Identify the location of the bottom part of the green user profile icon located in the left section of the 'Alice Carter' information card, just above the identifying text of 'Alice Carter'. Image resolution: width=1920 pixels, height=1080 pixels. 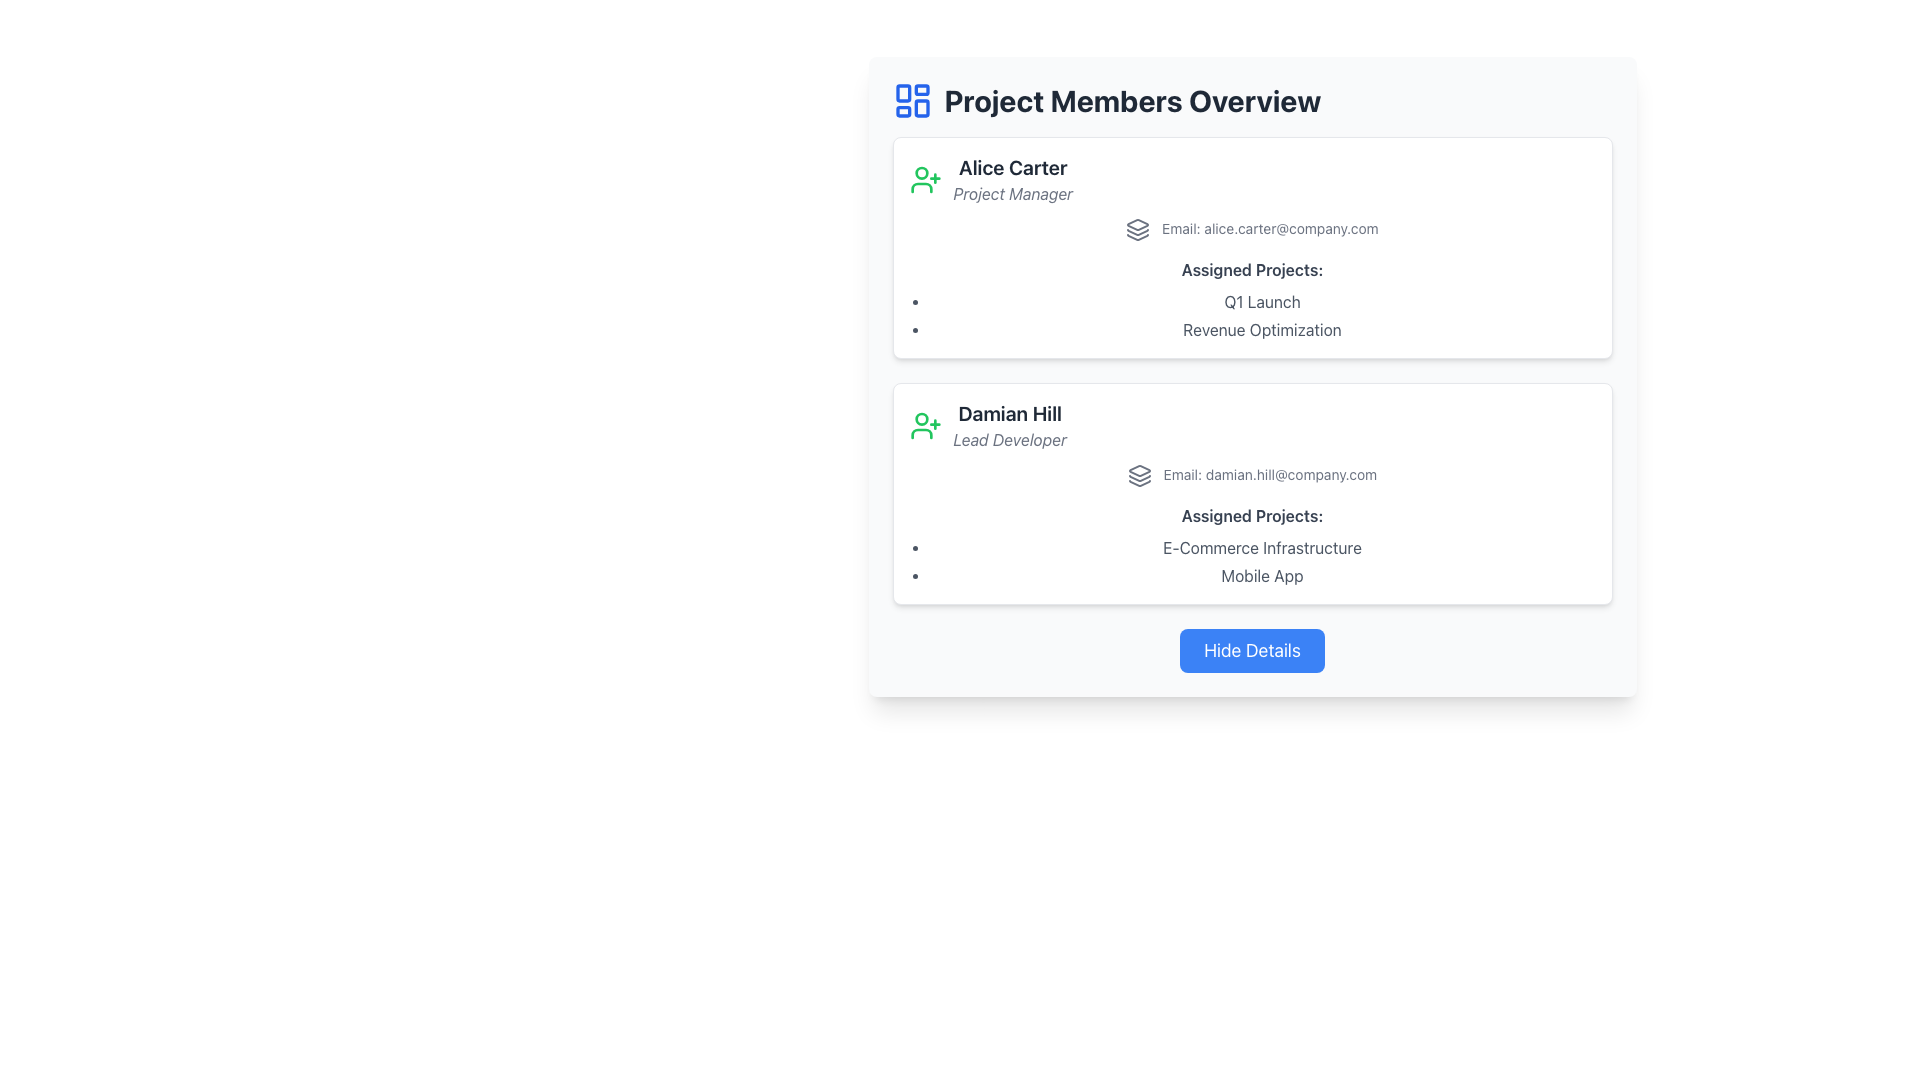
(920, 188).